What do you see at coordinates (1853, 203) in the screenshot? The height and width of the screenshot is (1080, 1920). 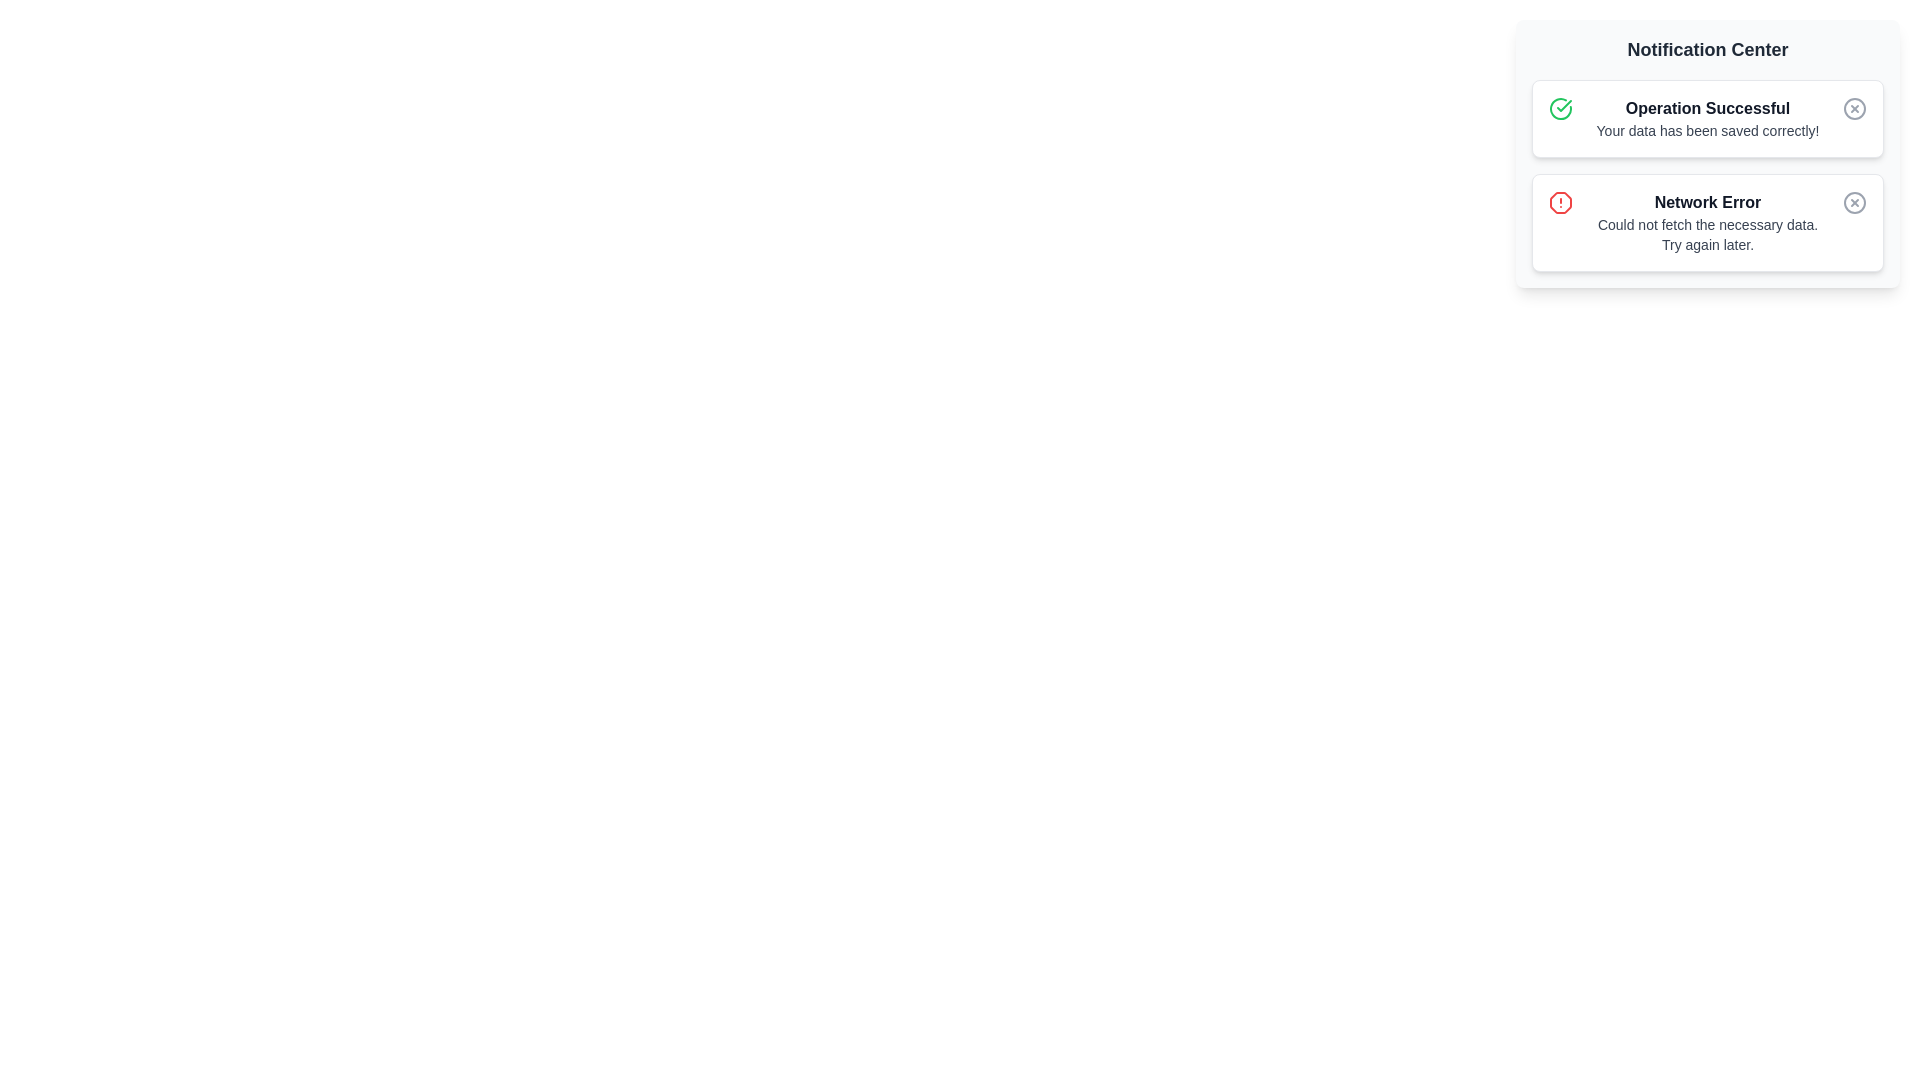 I see `the circular part of the 'close' button in the 'Network Error' notification panel` at bounding box center [1853, 203].